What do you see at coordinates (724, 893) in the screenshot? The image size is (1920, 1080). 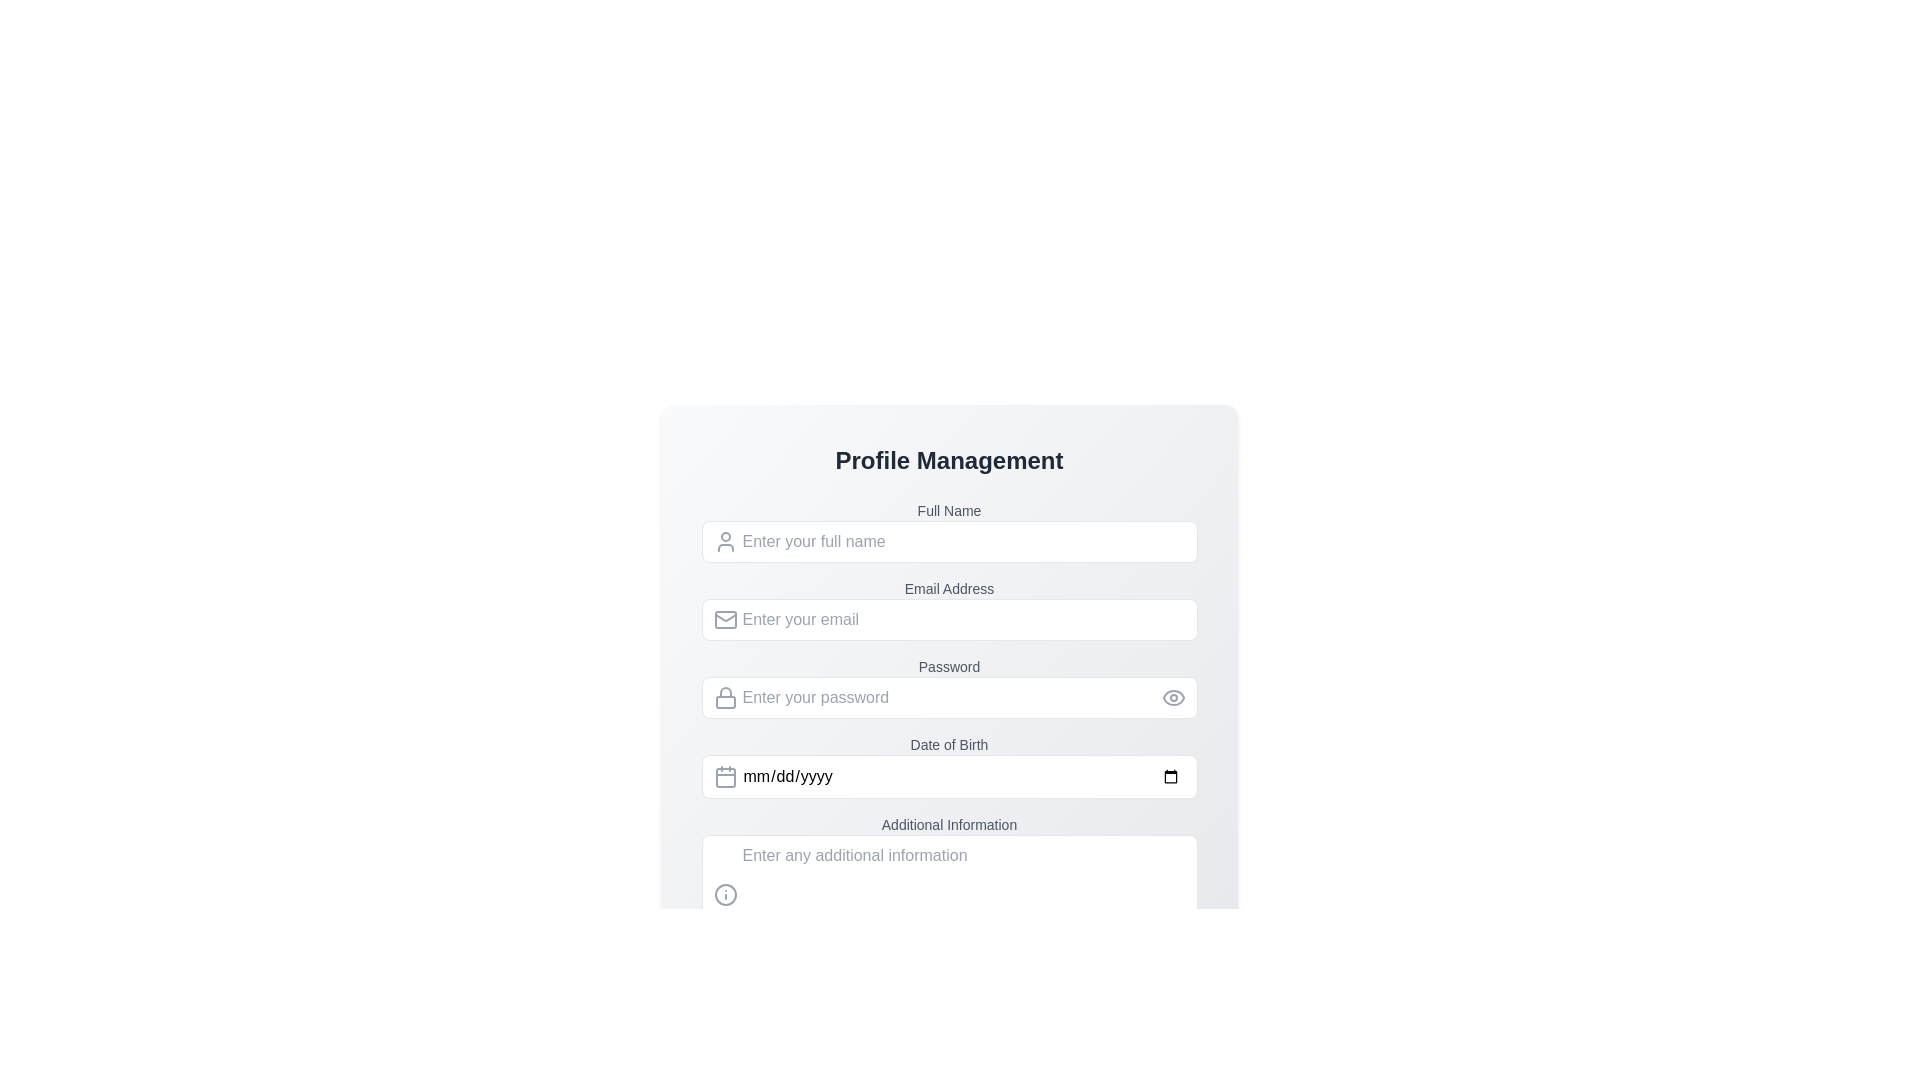 I see `the decorative circular SVG element located near the bottom-left of the 'Additional Information' text input field` at bounding box center [724, 893].